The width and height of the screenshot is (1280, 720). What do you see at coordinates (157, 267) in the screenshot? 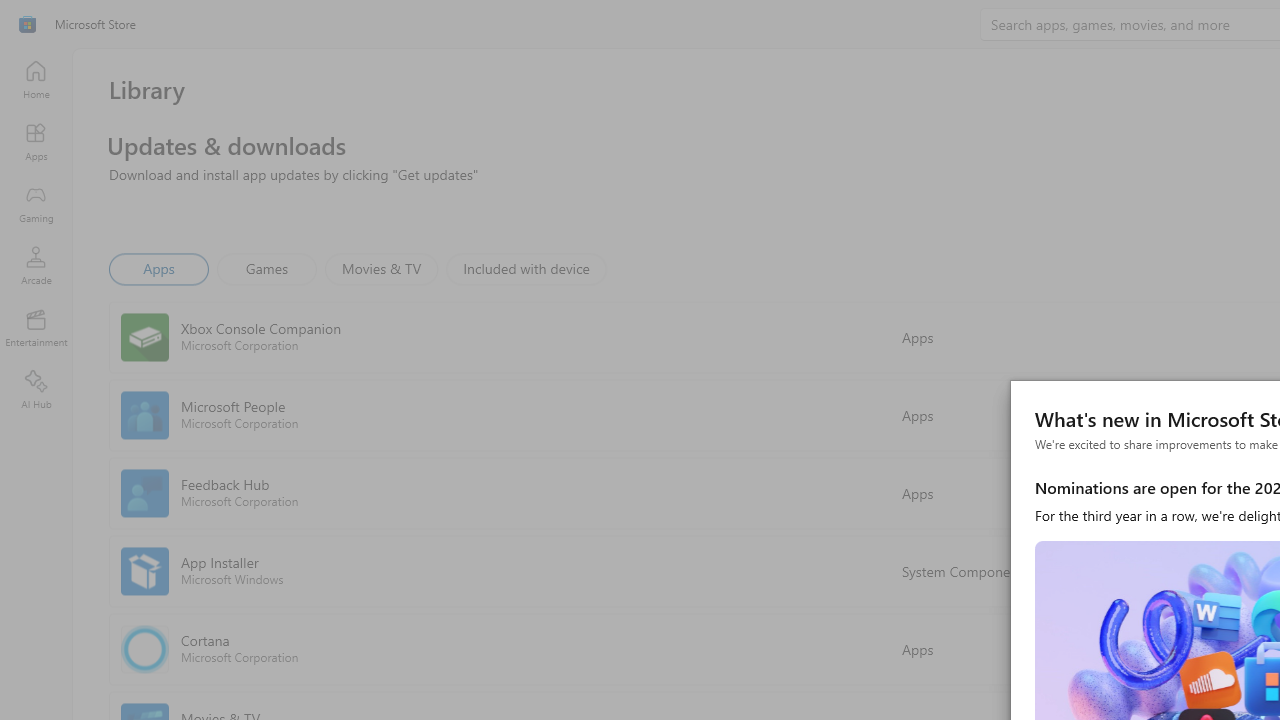
I see `'Apps'` at bounding box center [157, 267].